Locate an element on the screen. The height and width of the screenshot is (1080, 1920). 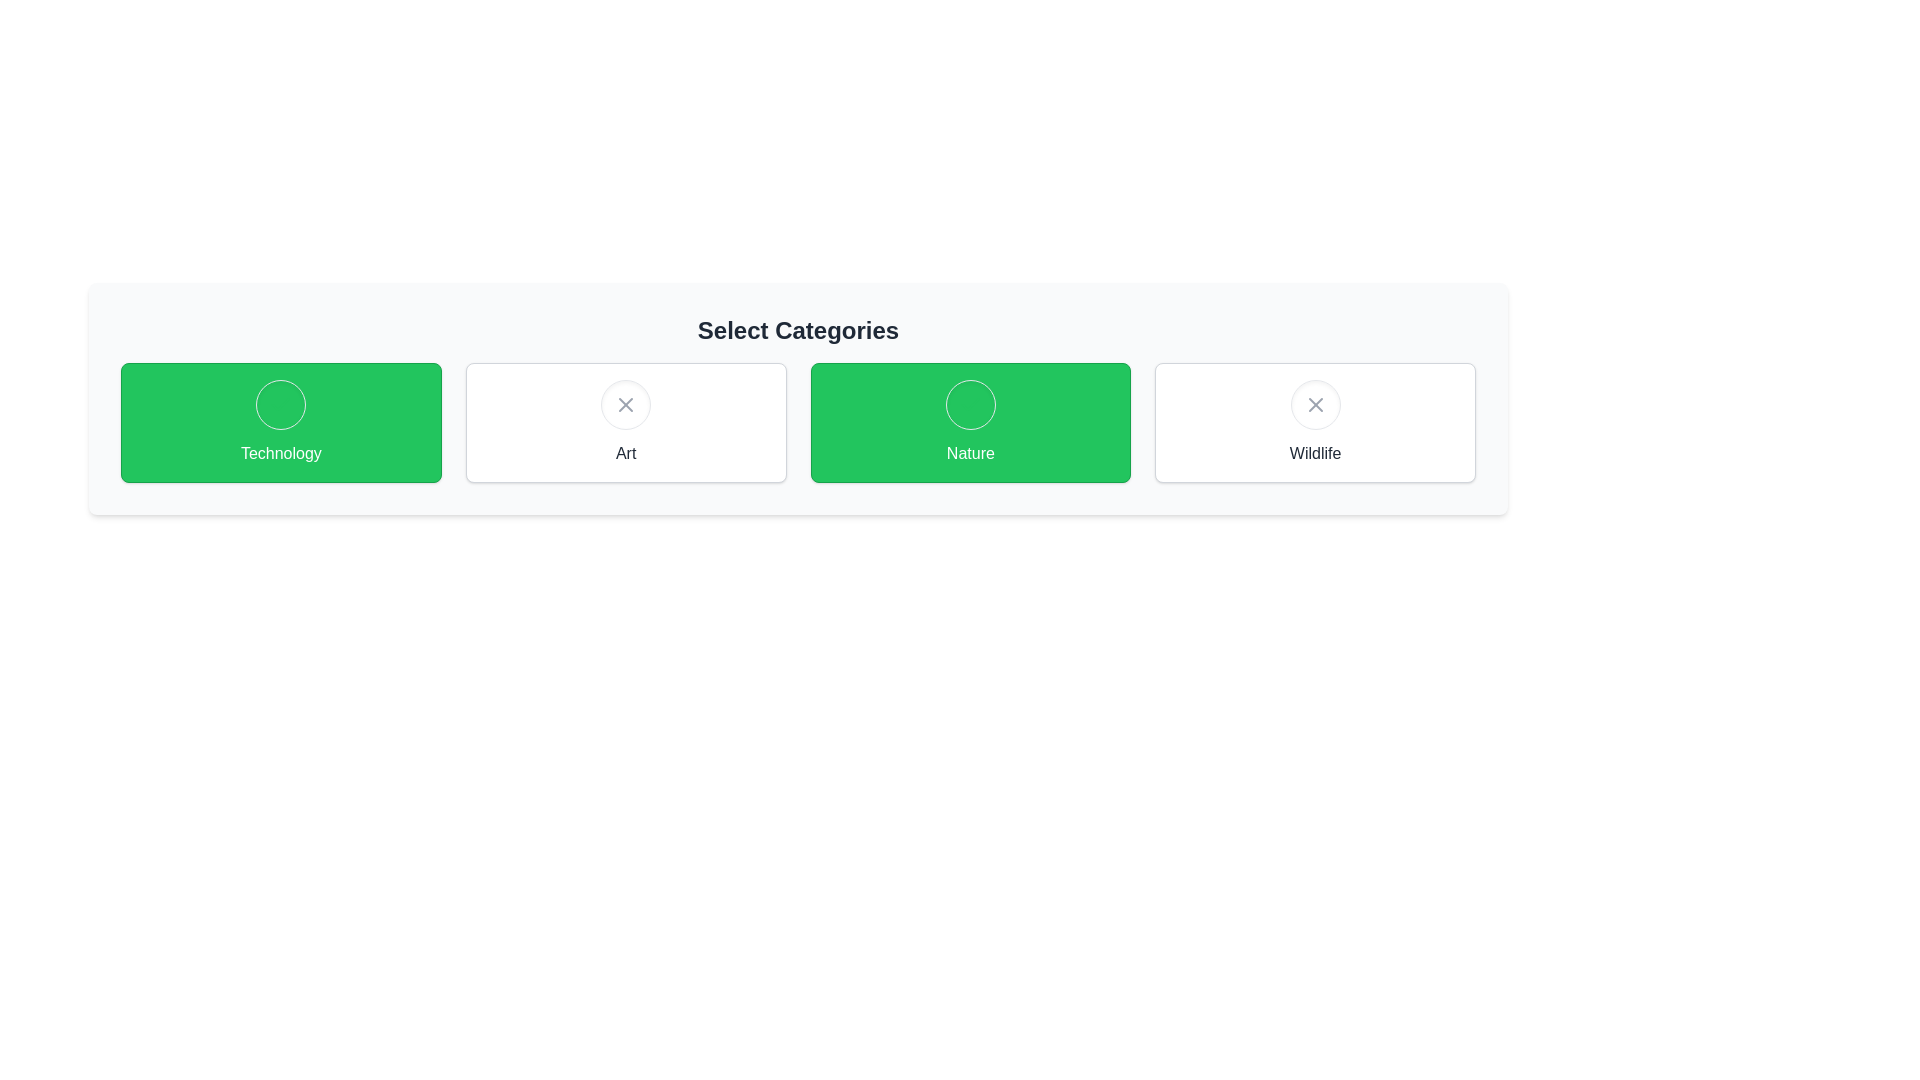
the chip corresponding to the category Technology is located at coordinates (280, 422).